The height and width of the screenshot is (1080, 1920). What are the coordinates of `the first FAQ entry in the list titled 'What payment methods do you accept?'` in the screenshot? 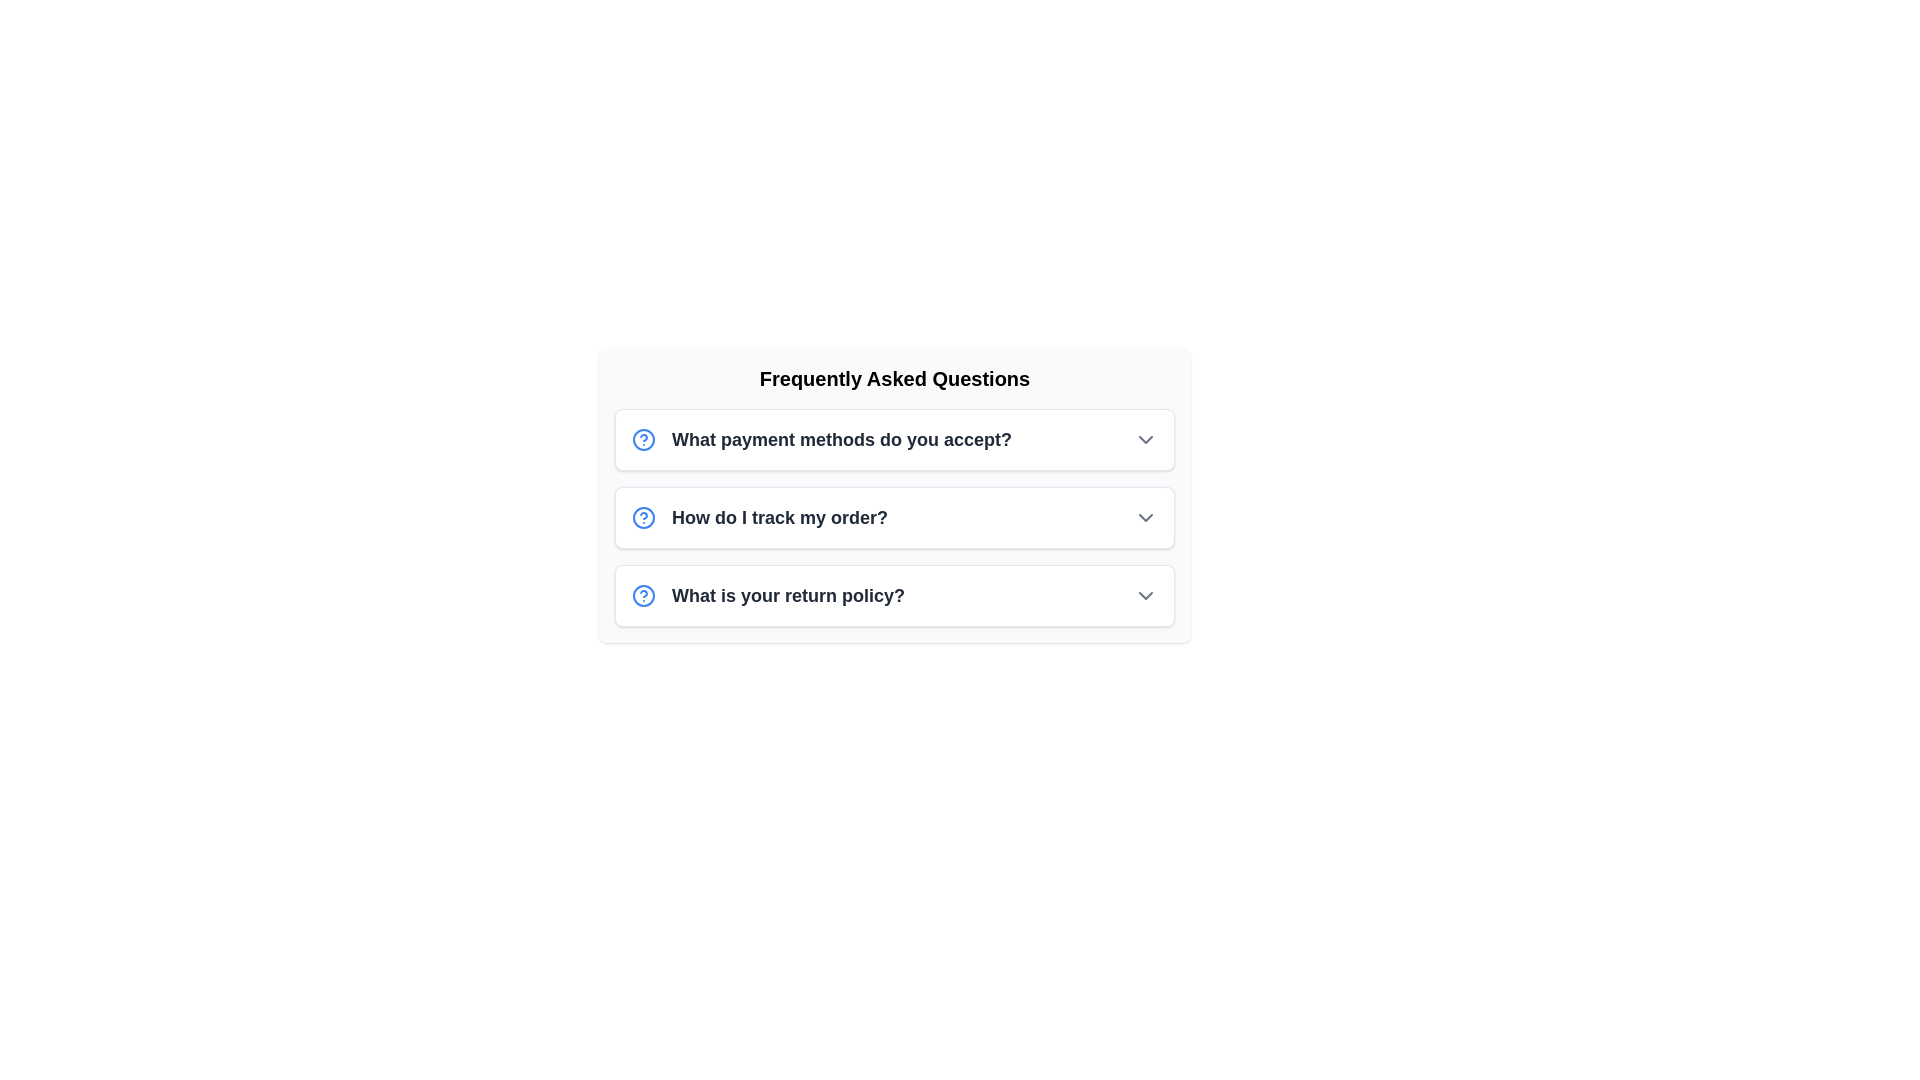 It's located at (893, 438).